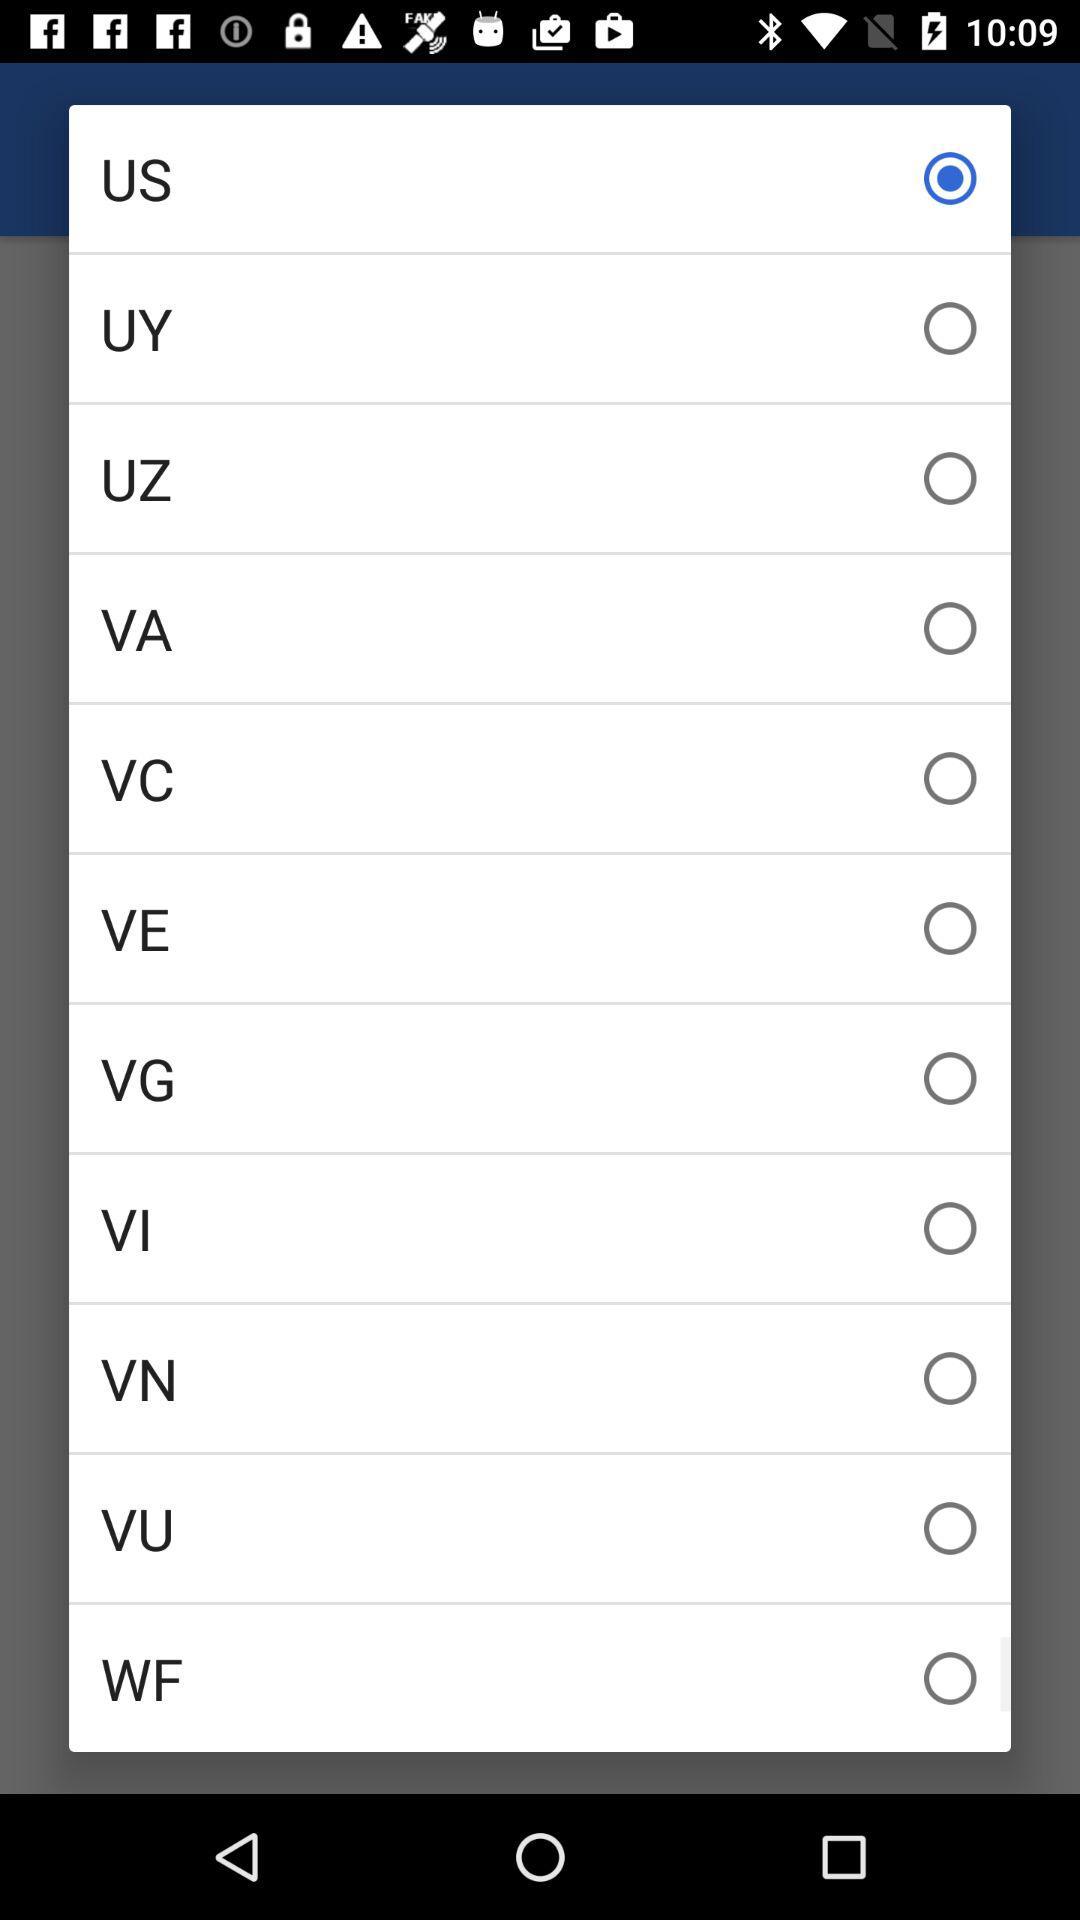  I want to click on uz item, so click(540, 477).